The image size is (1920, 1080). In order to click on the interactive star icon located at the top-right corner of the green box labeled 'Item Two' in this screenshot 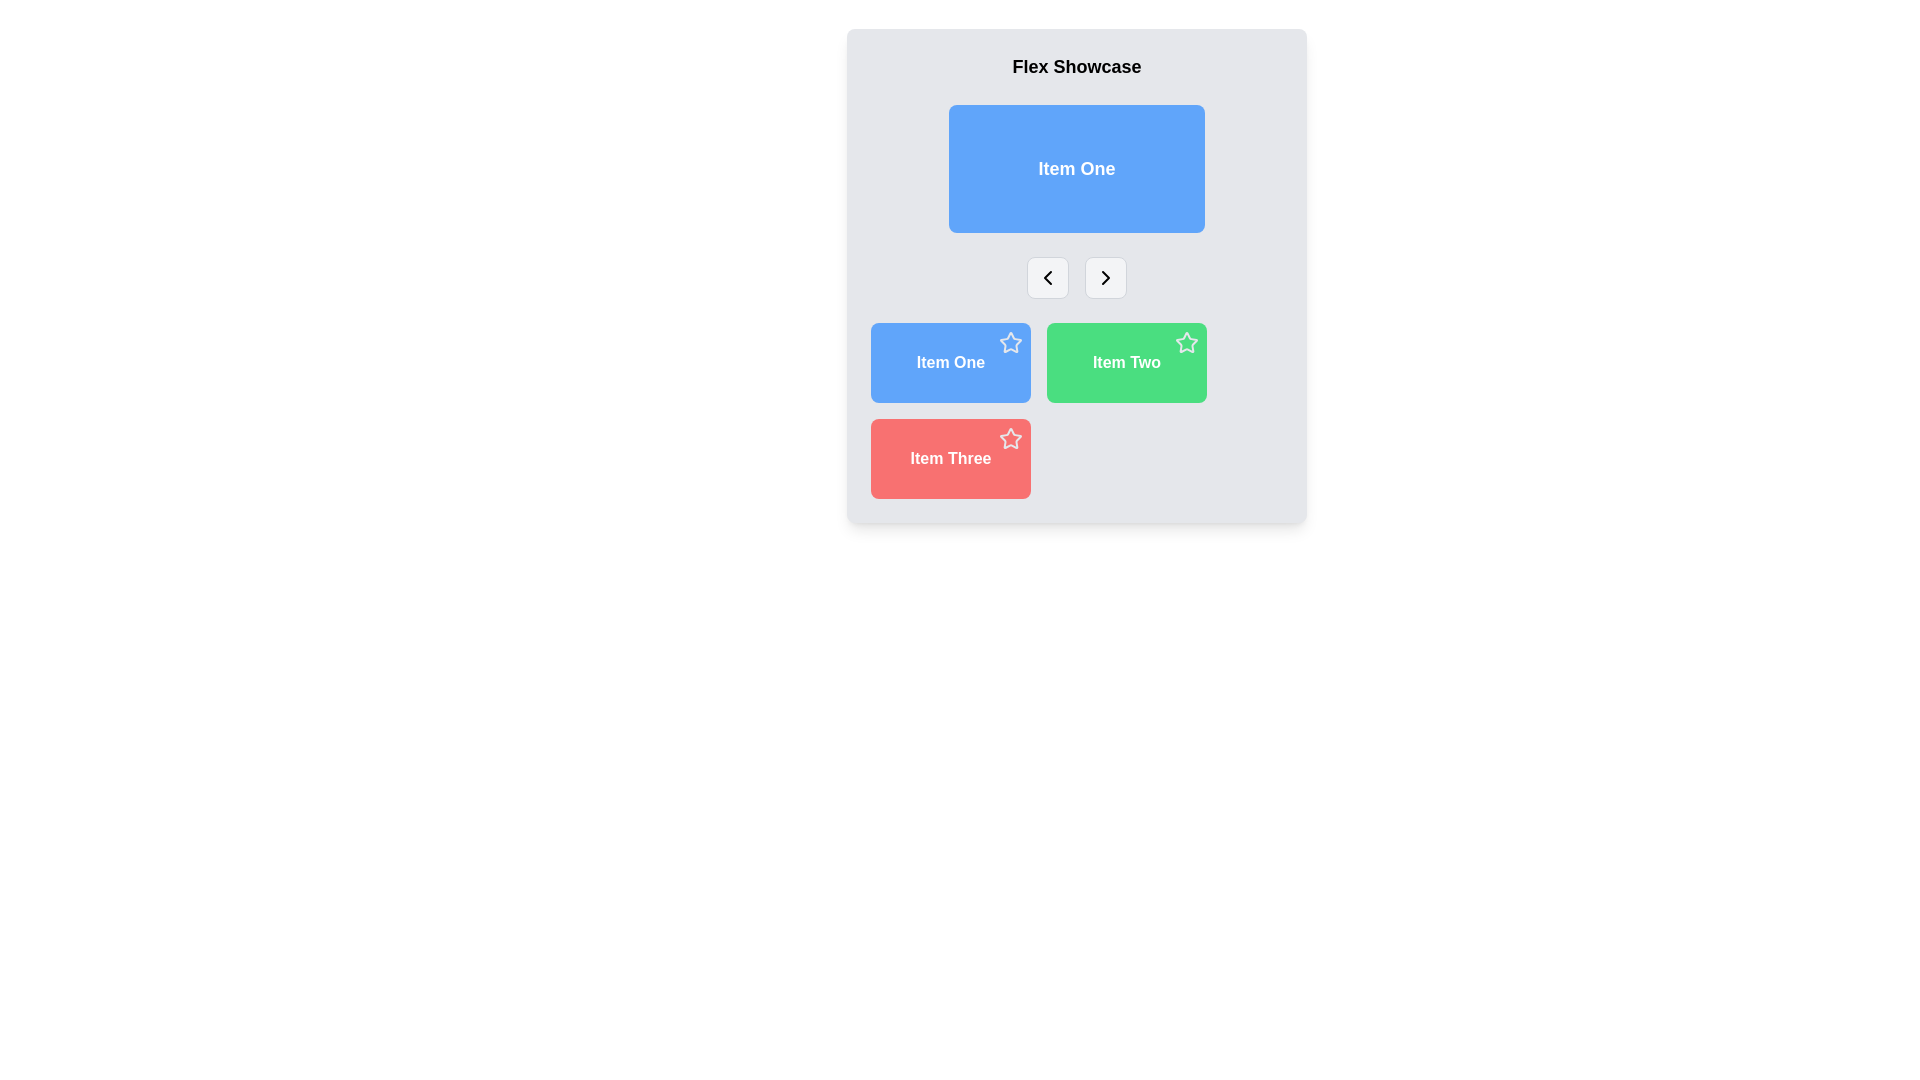, I will do `click(1186, 342)`.